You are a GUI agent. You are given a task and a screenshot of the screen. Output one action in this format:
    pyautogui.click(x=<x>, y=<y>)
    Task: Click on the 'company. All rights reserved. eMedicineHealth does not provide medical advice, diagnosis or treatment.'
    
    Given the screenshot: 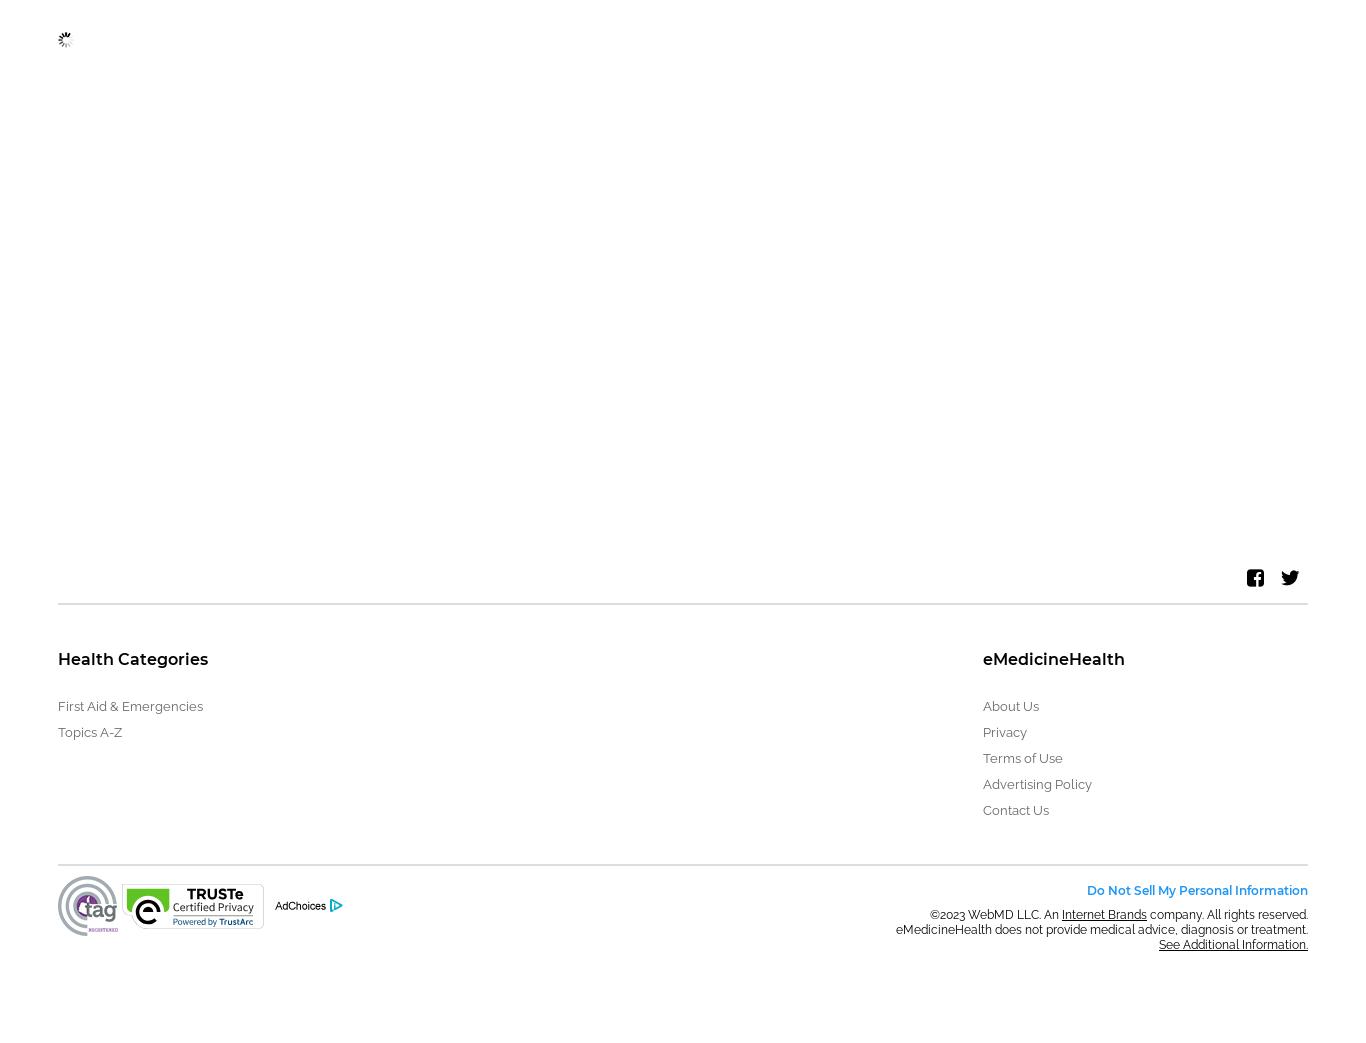 What is the action you would take?
    pyautogui.click(x=1100, y=921)
    